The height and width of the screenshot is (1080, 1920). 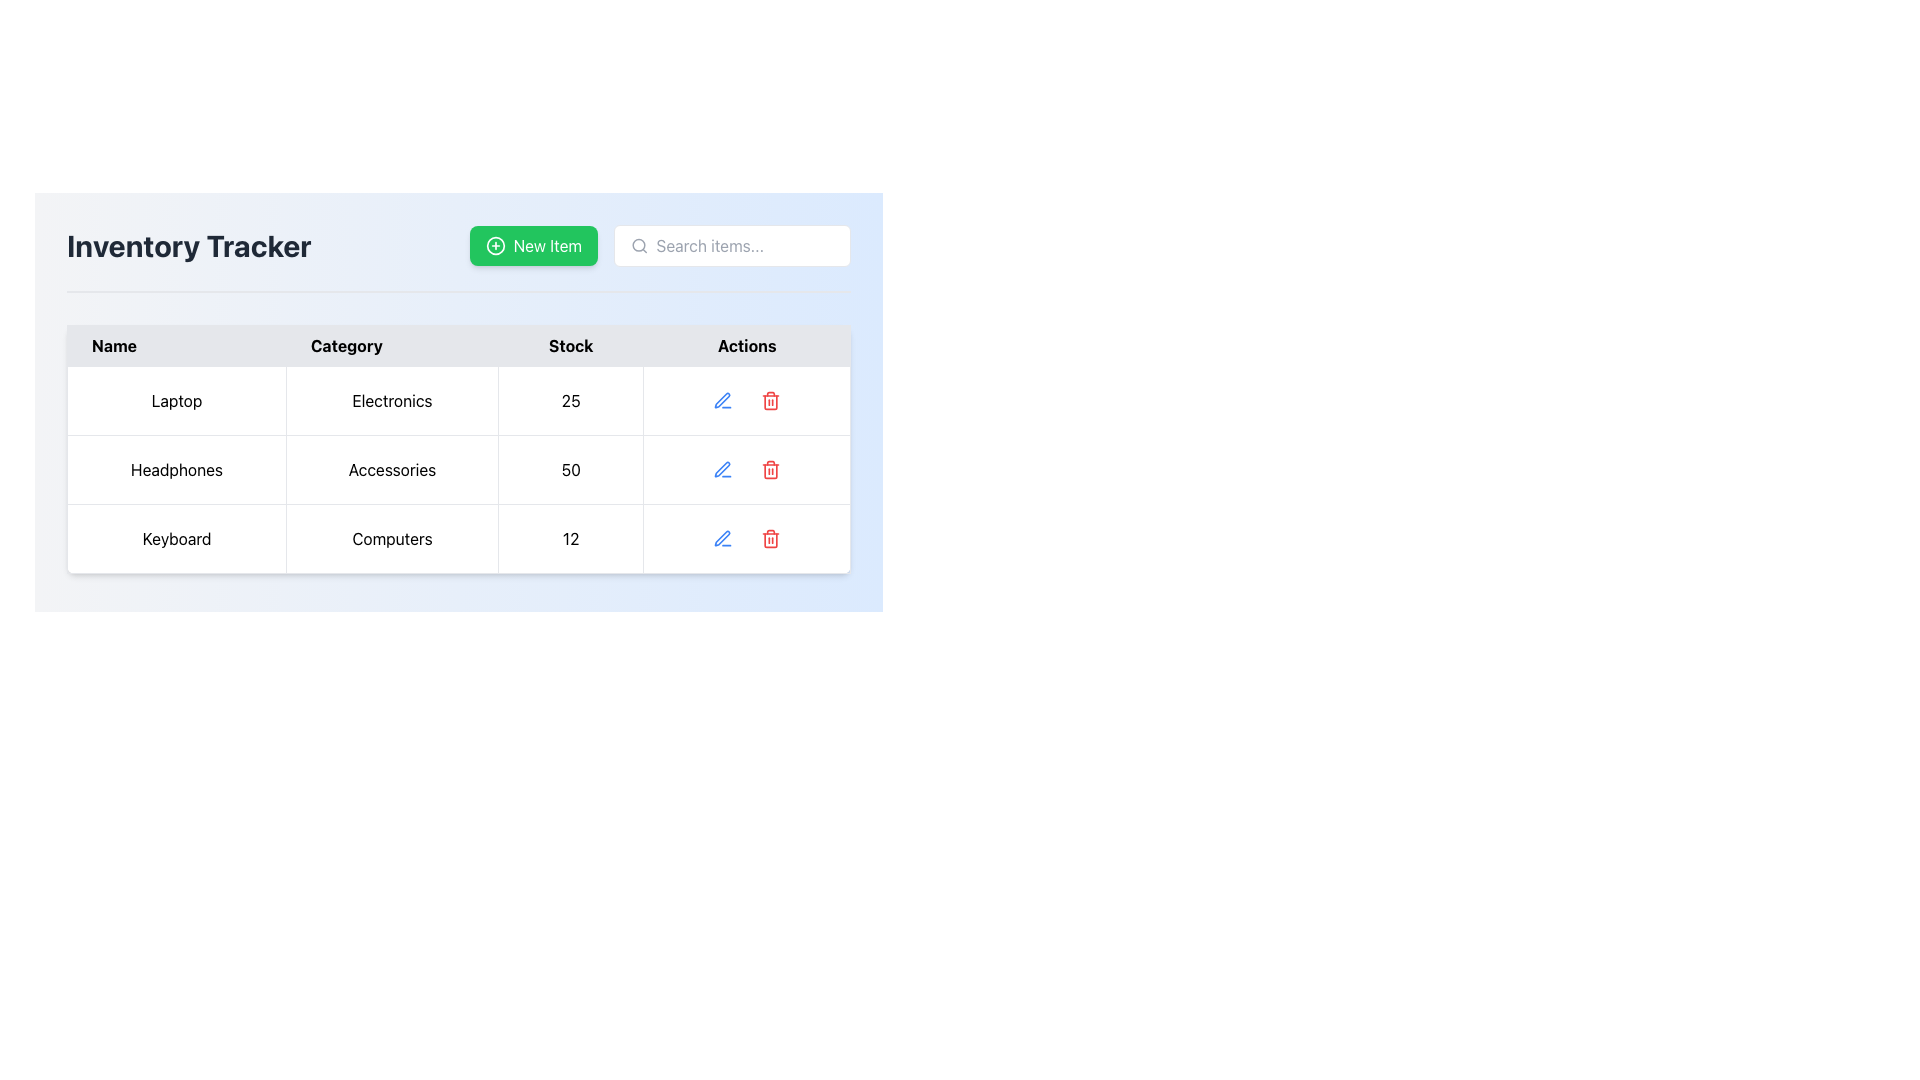 I want to click on the blue pen icon in the Actions column of the Keyboard row, so click(x=722, y=538).